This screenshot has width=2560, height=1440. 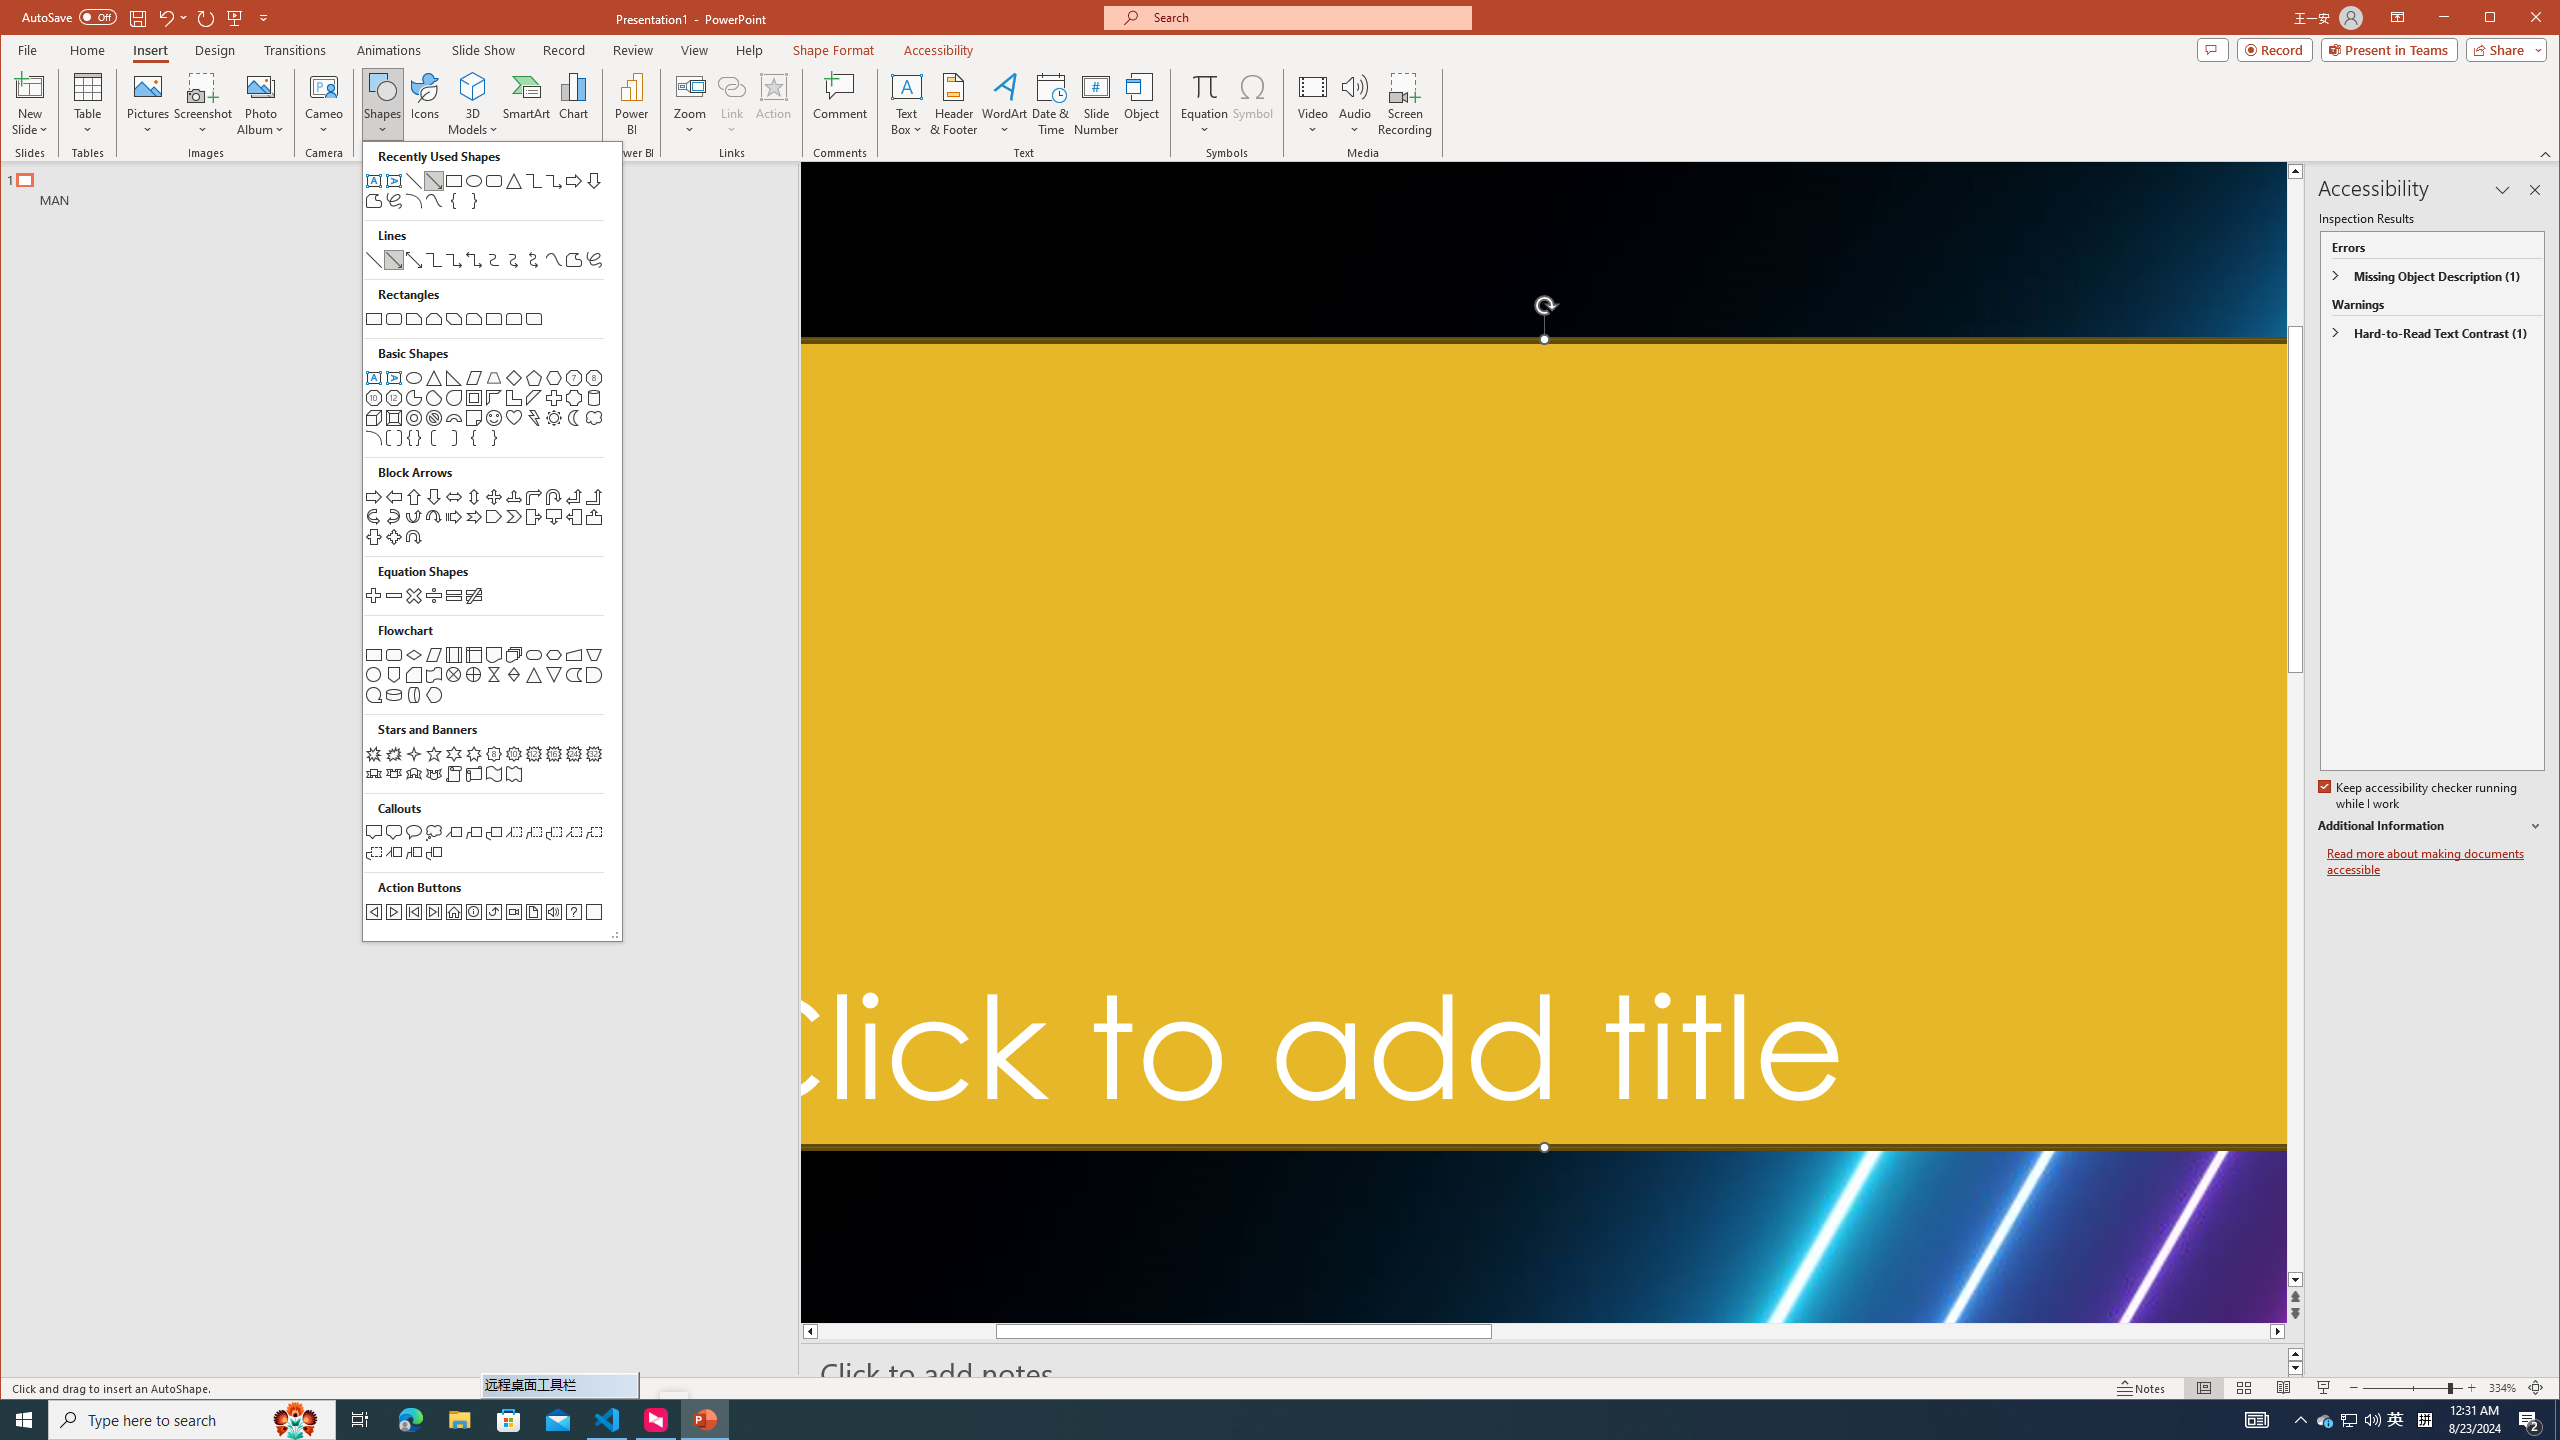 What do you see at coordinates (322, 85) in the screenshot?
I see `'Cameo'` at bounding box center [322, 85].